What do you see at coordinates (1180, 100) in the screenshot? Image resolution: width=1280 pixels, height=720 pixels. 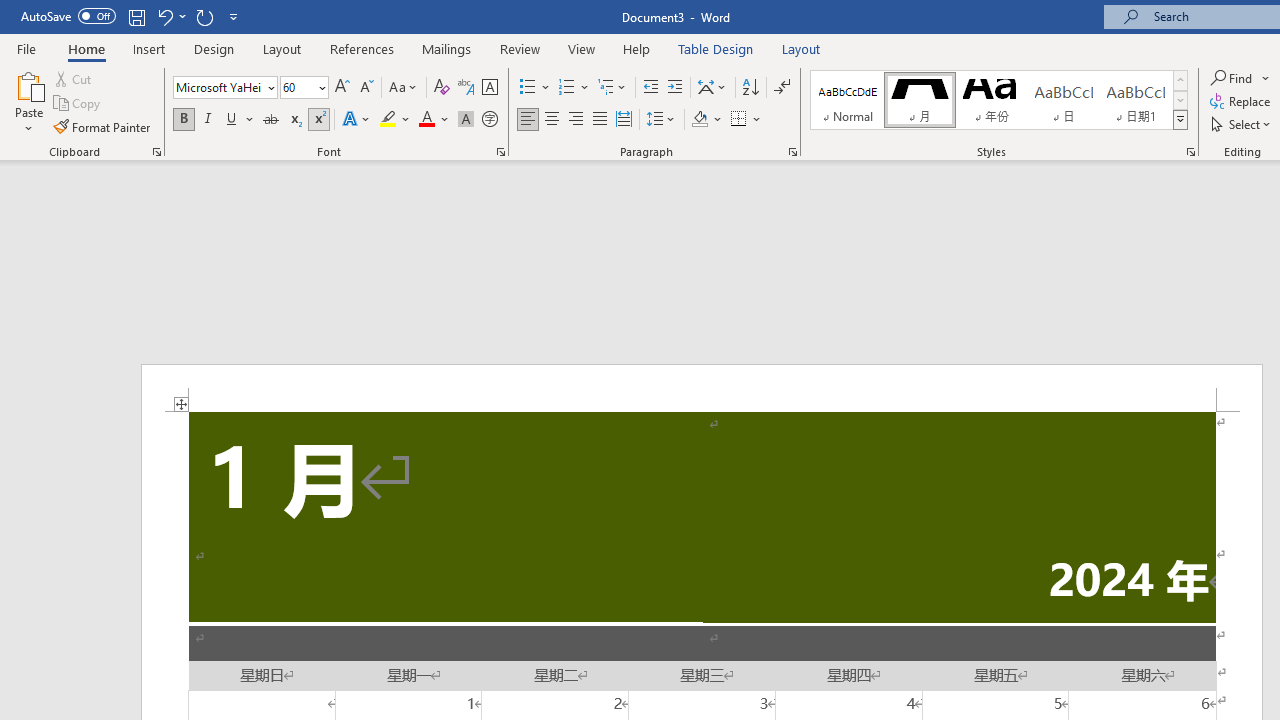 I see `'Row Down'` at bounding box center [1180, 100].